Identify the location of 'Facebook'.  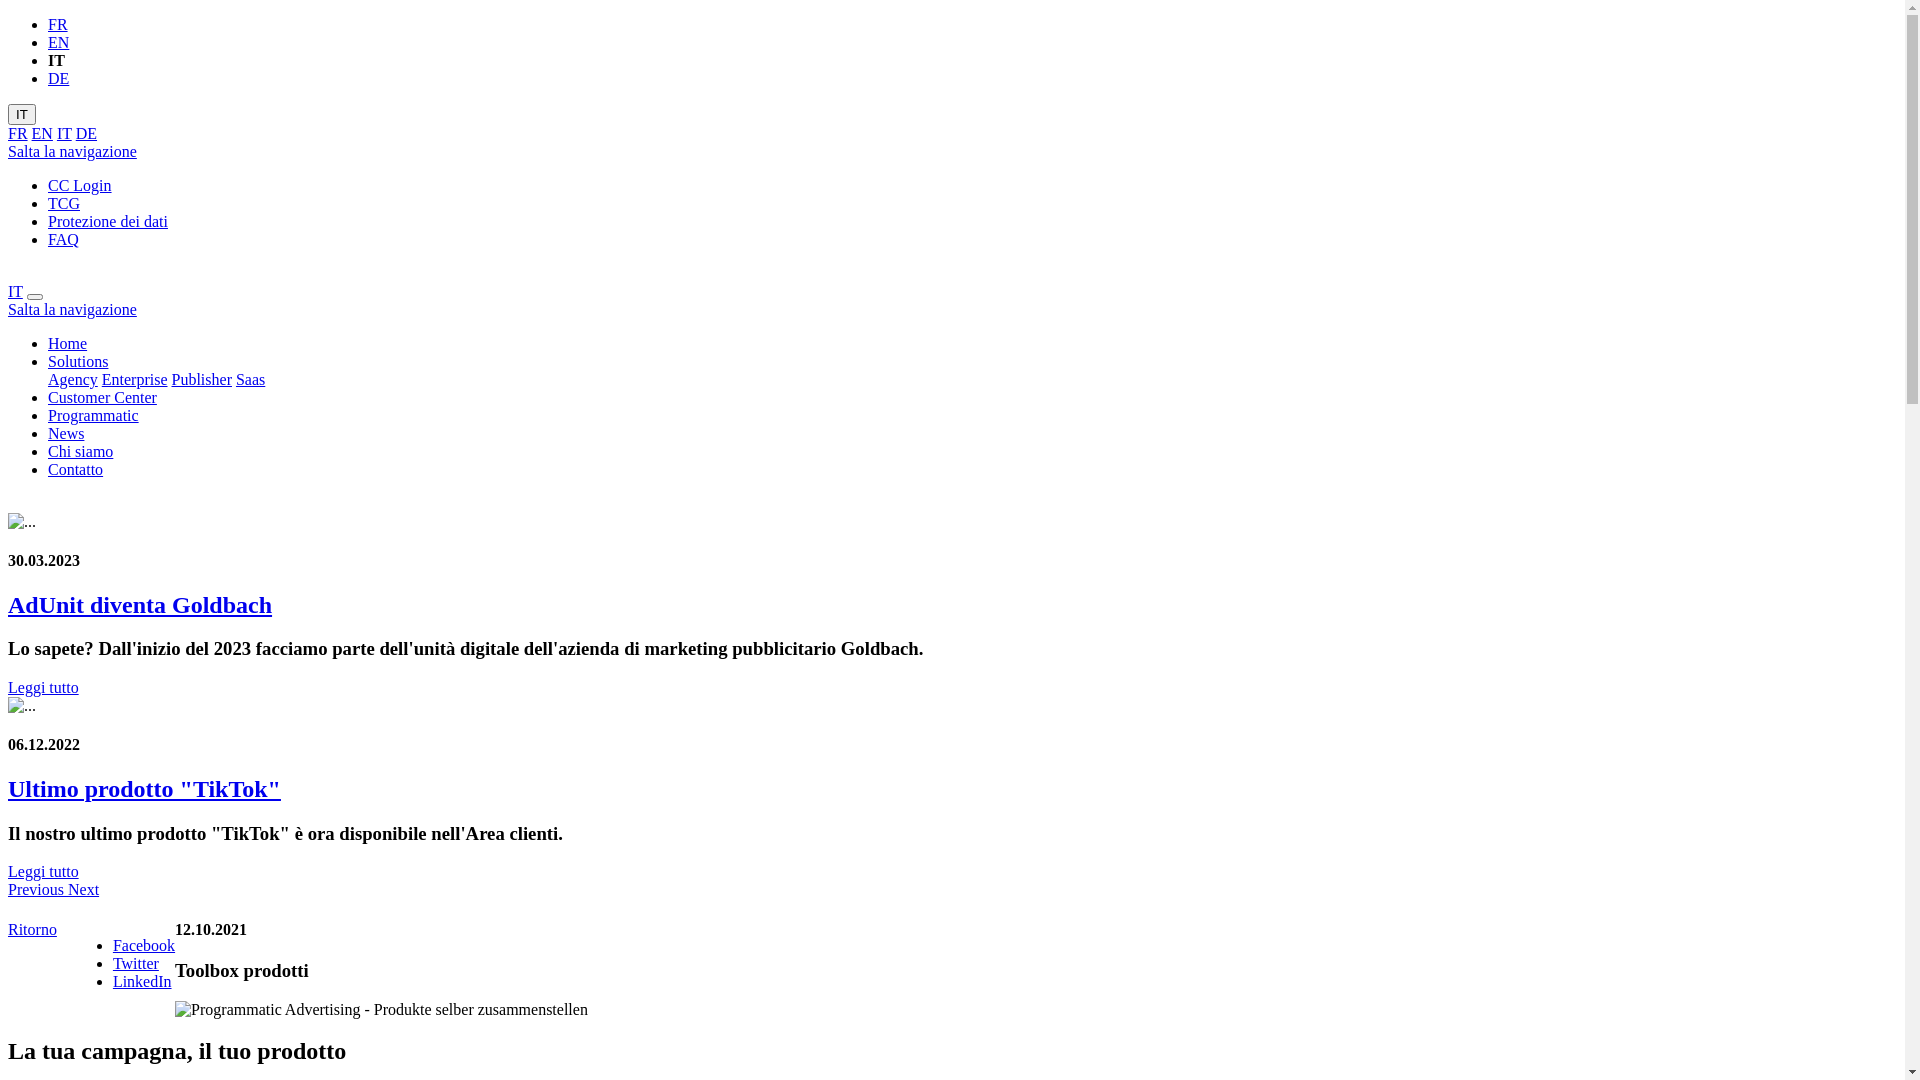
(143, 945).